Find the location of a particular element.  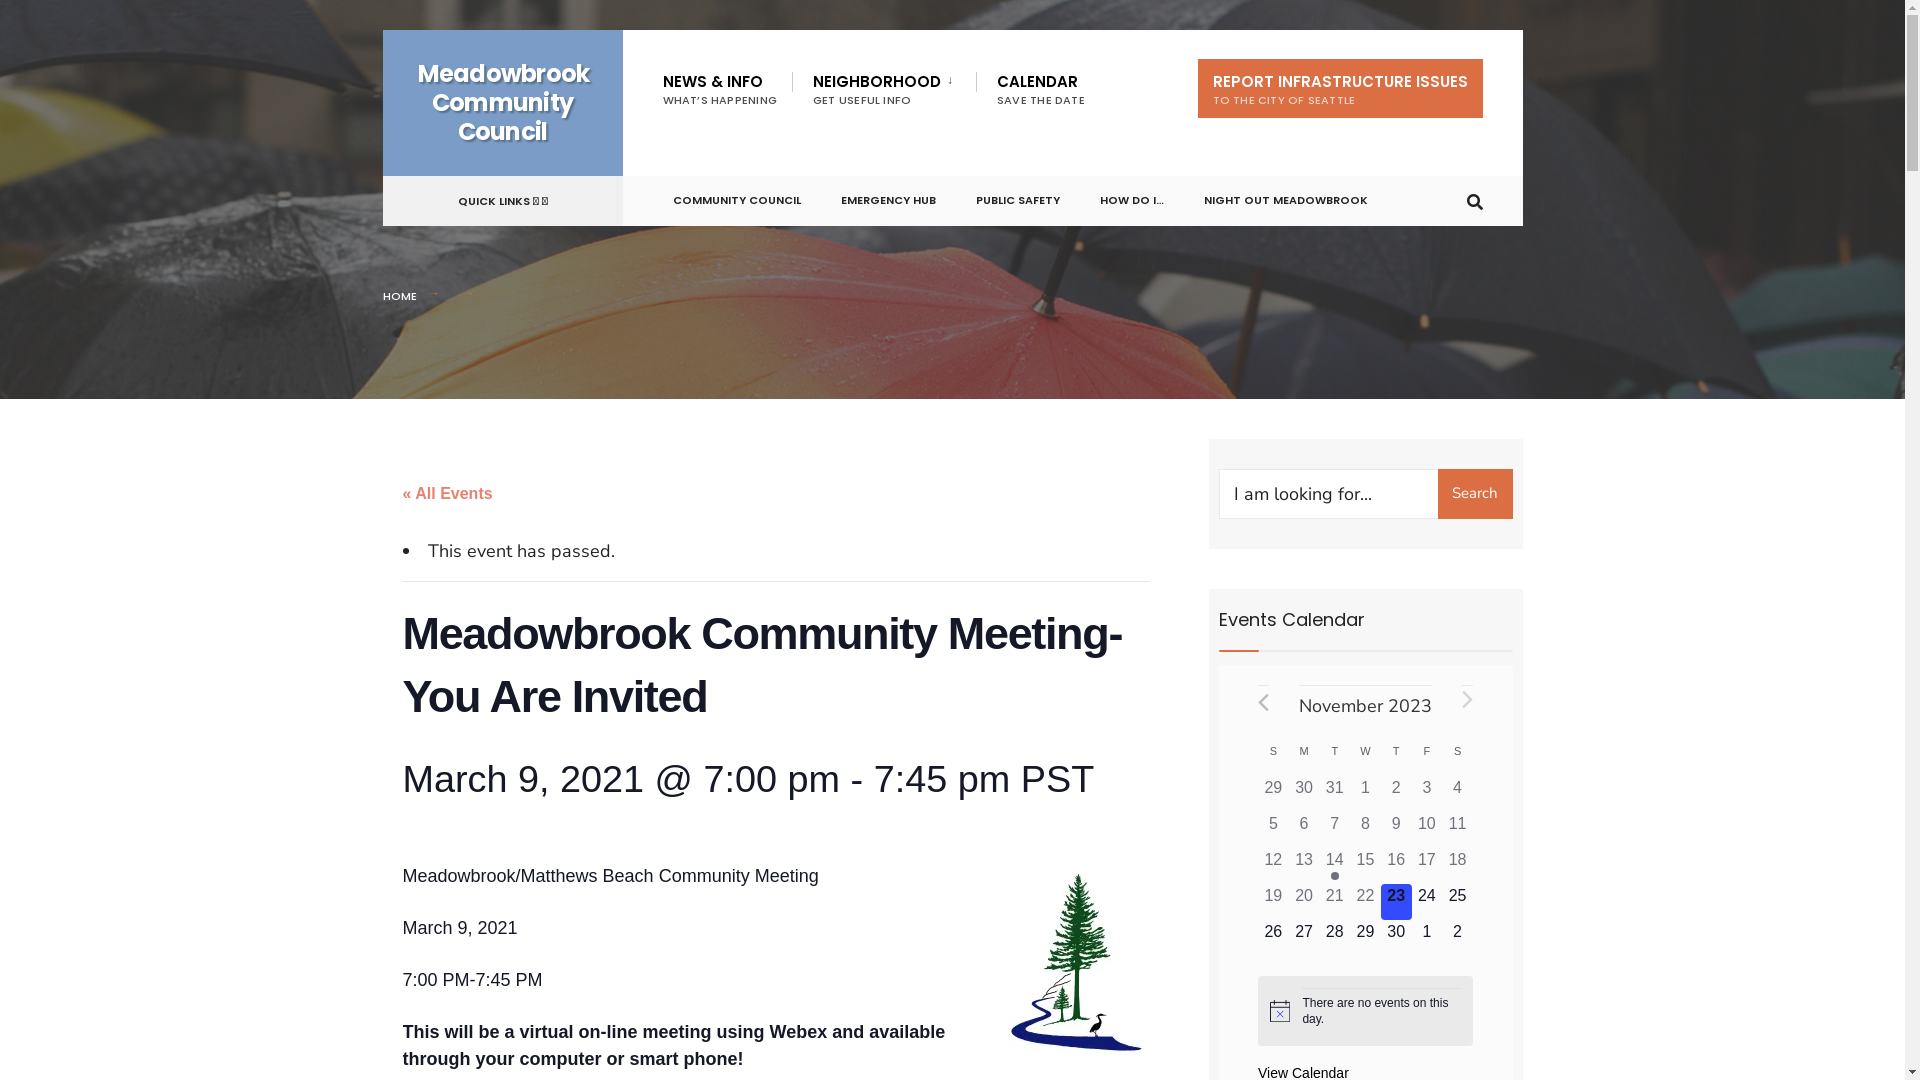

'0 events, is located at coordinates (1272, 793).